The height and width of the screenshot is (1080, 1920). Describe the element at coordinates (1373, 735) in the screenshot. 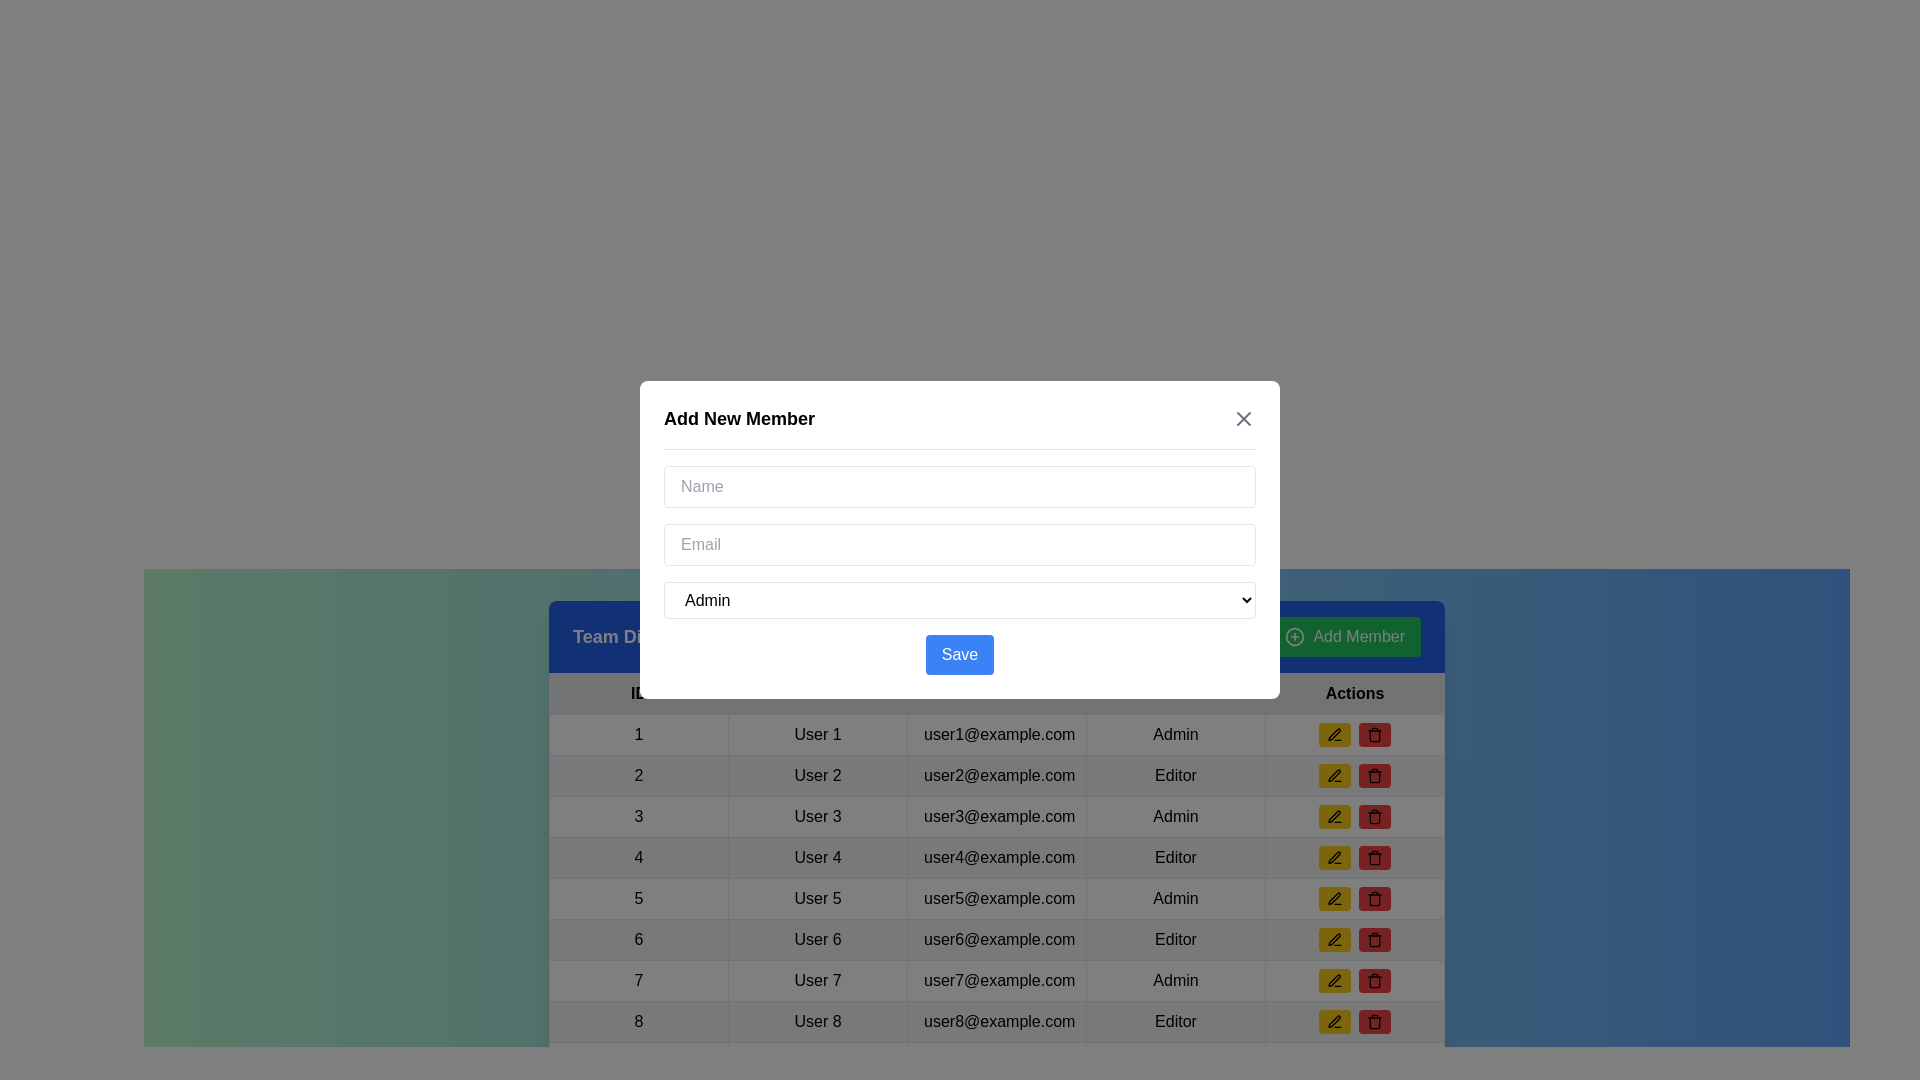

I see `the delete button located on the rightmost side of the 'Actions' column in the data table to initiate a delete action` at that location.